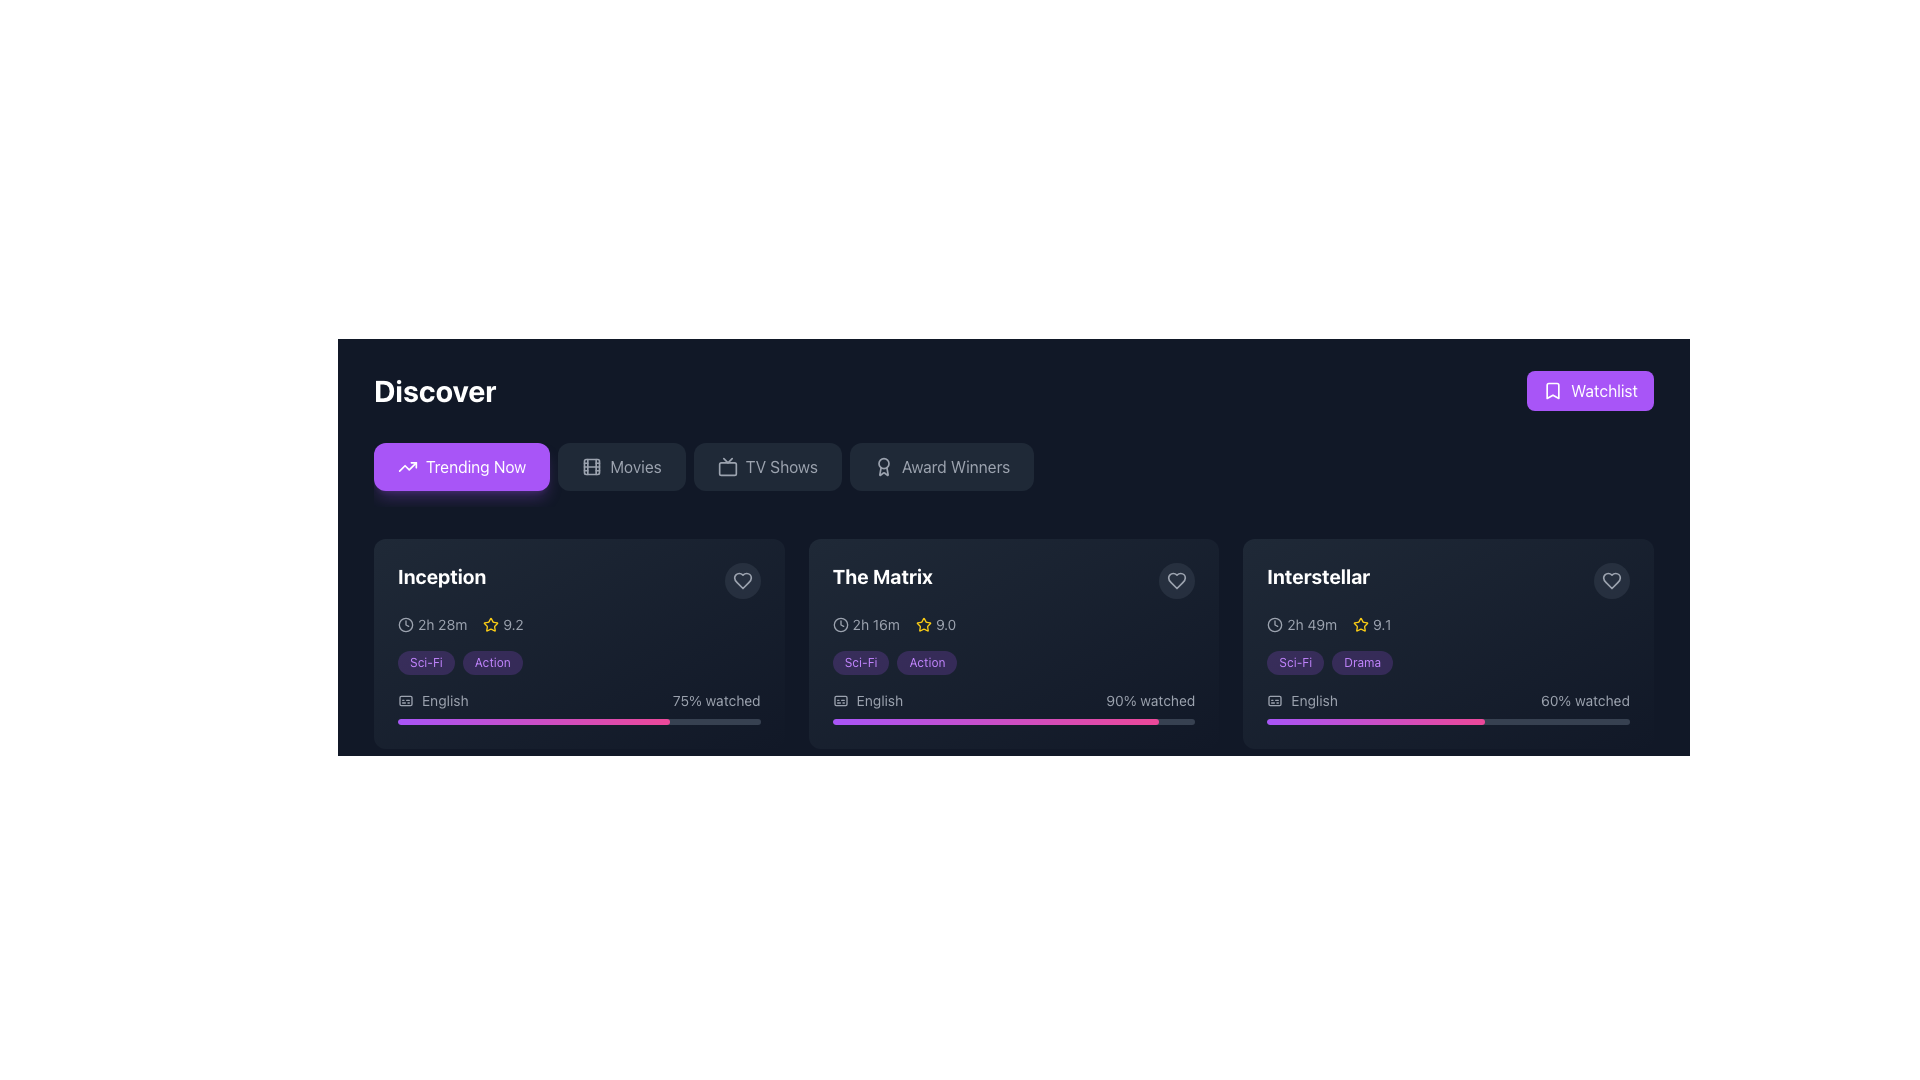  What do you see at coordinates (1274, 700) in the screenshot?
I see `the icon indicating the availability of captions or subtitles for the media content labeled 'Interstellar', located to the left of the text 'English'` at bounding box center [1274, 700].